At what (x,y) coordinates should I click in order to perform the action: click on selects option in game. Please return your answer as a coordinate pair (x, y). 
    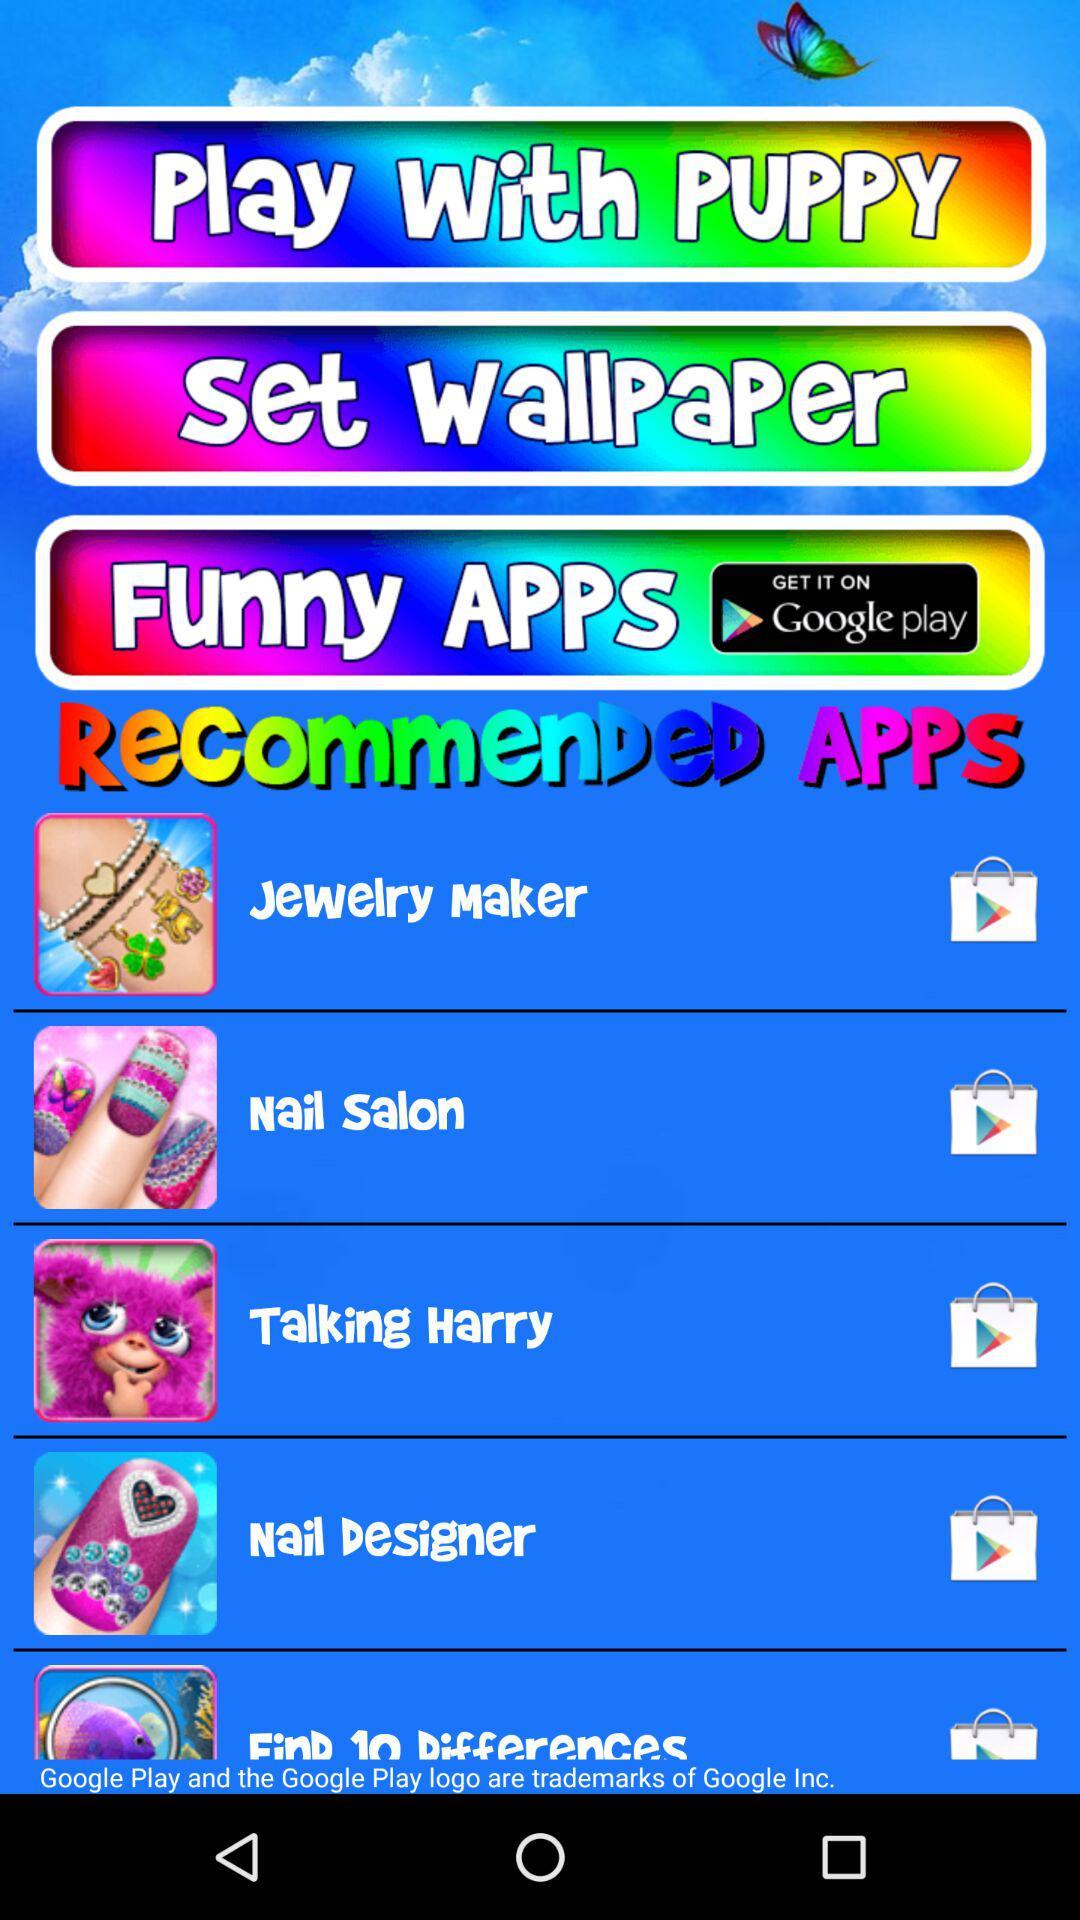
    Looking at the image, I should click on (540, 194).